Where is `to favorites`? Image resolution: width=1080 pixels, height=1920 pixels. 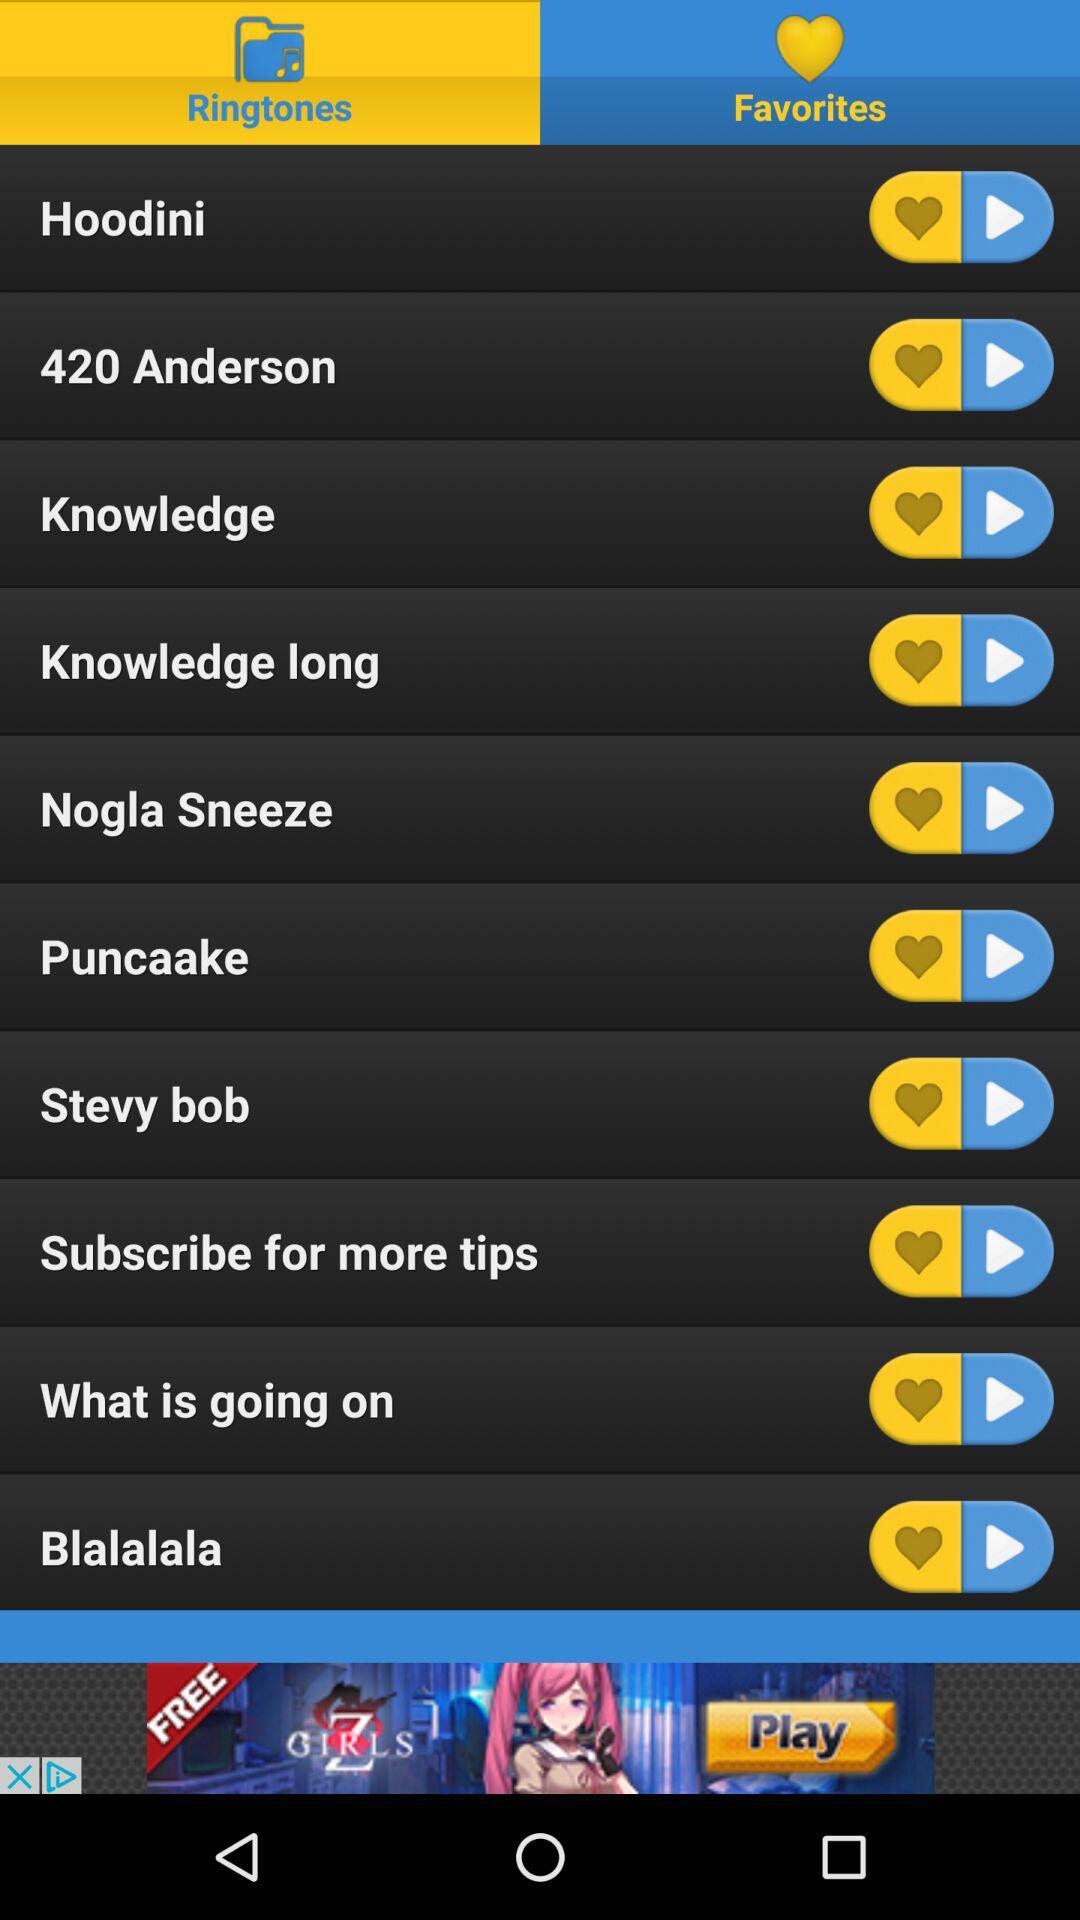 to favorites is located at coordinates (915, 954).